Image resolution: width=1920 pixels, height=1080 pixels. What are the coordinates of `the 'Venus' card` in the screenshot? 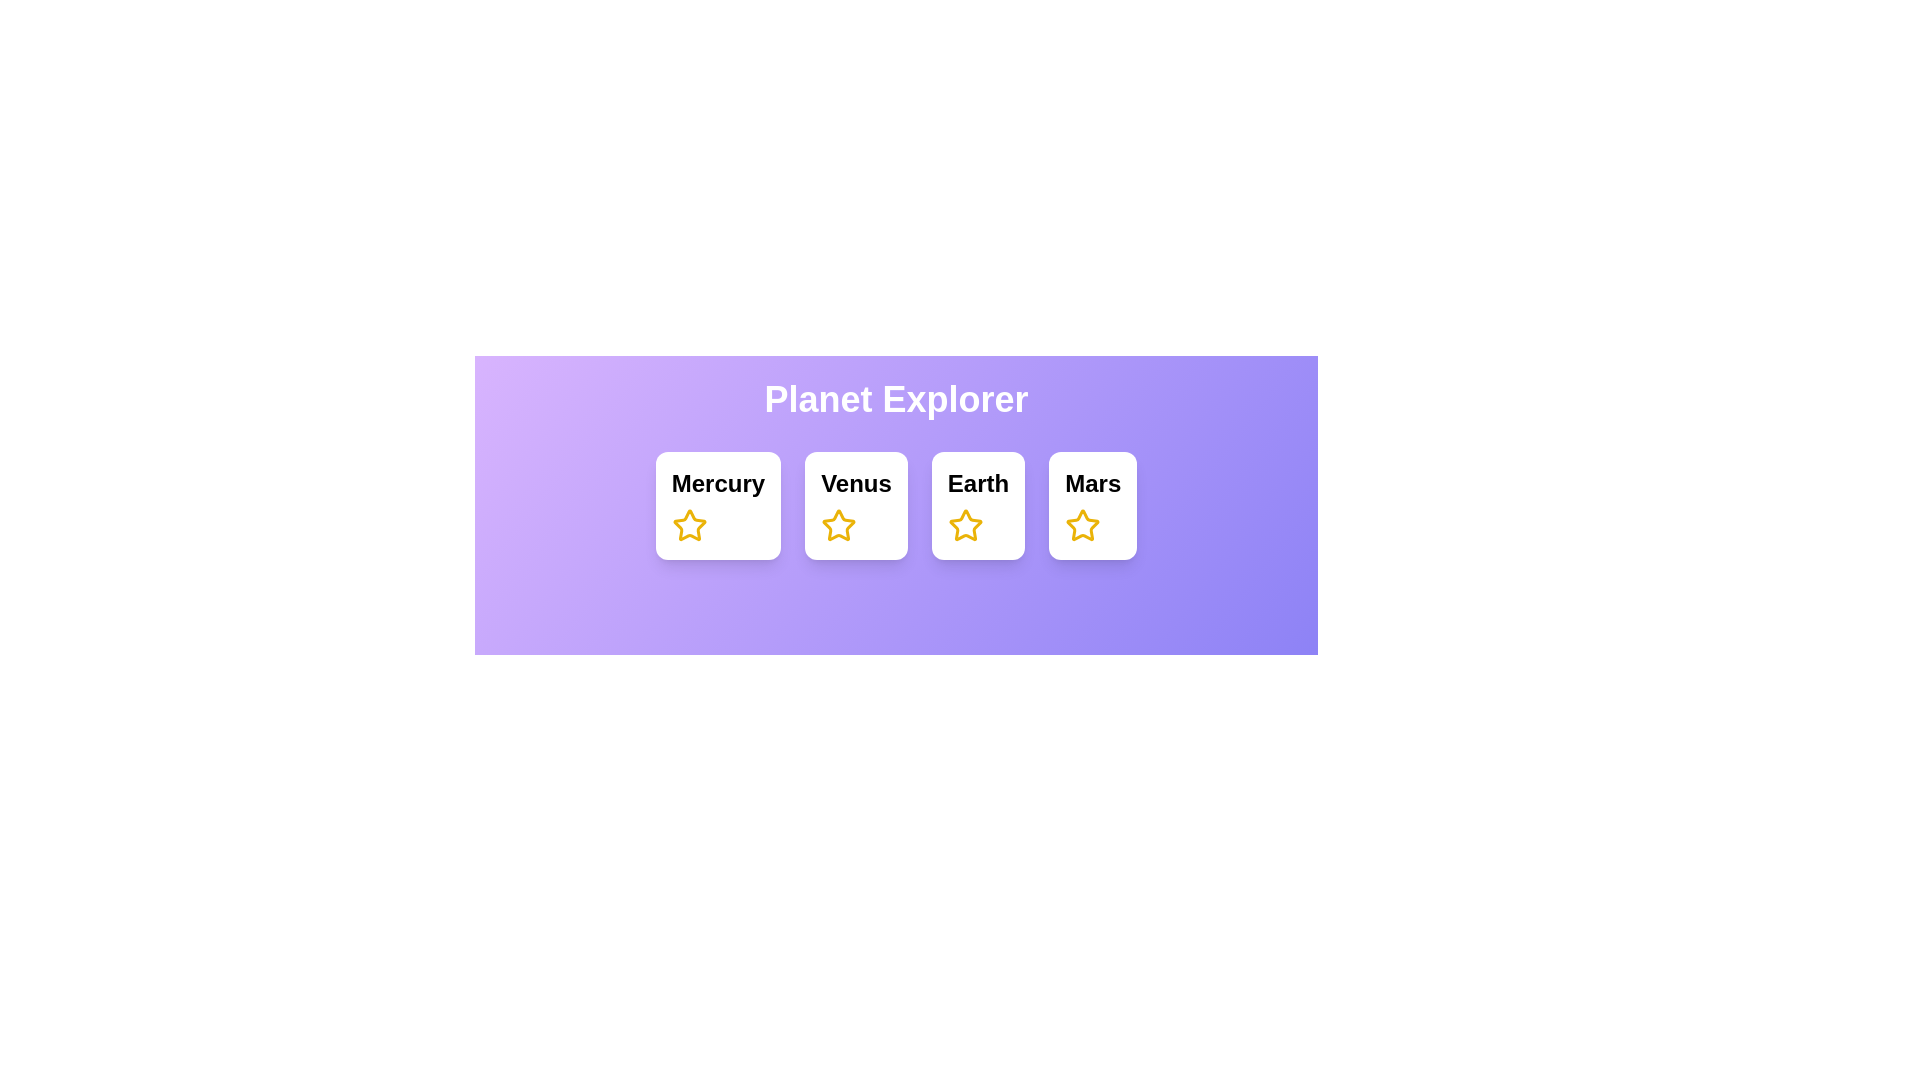 It's located at (895, 493).